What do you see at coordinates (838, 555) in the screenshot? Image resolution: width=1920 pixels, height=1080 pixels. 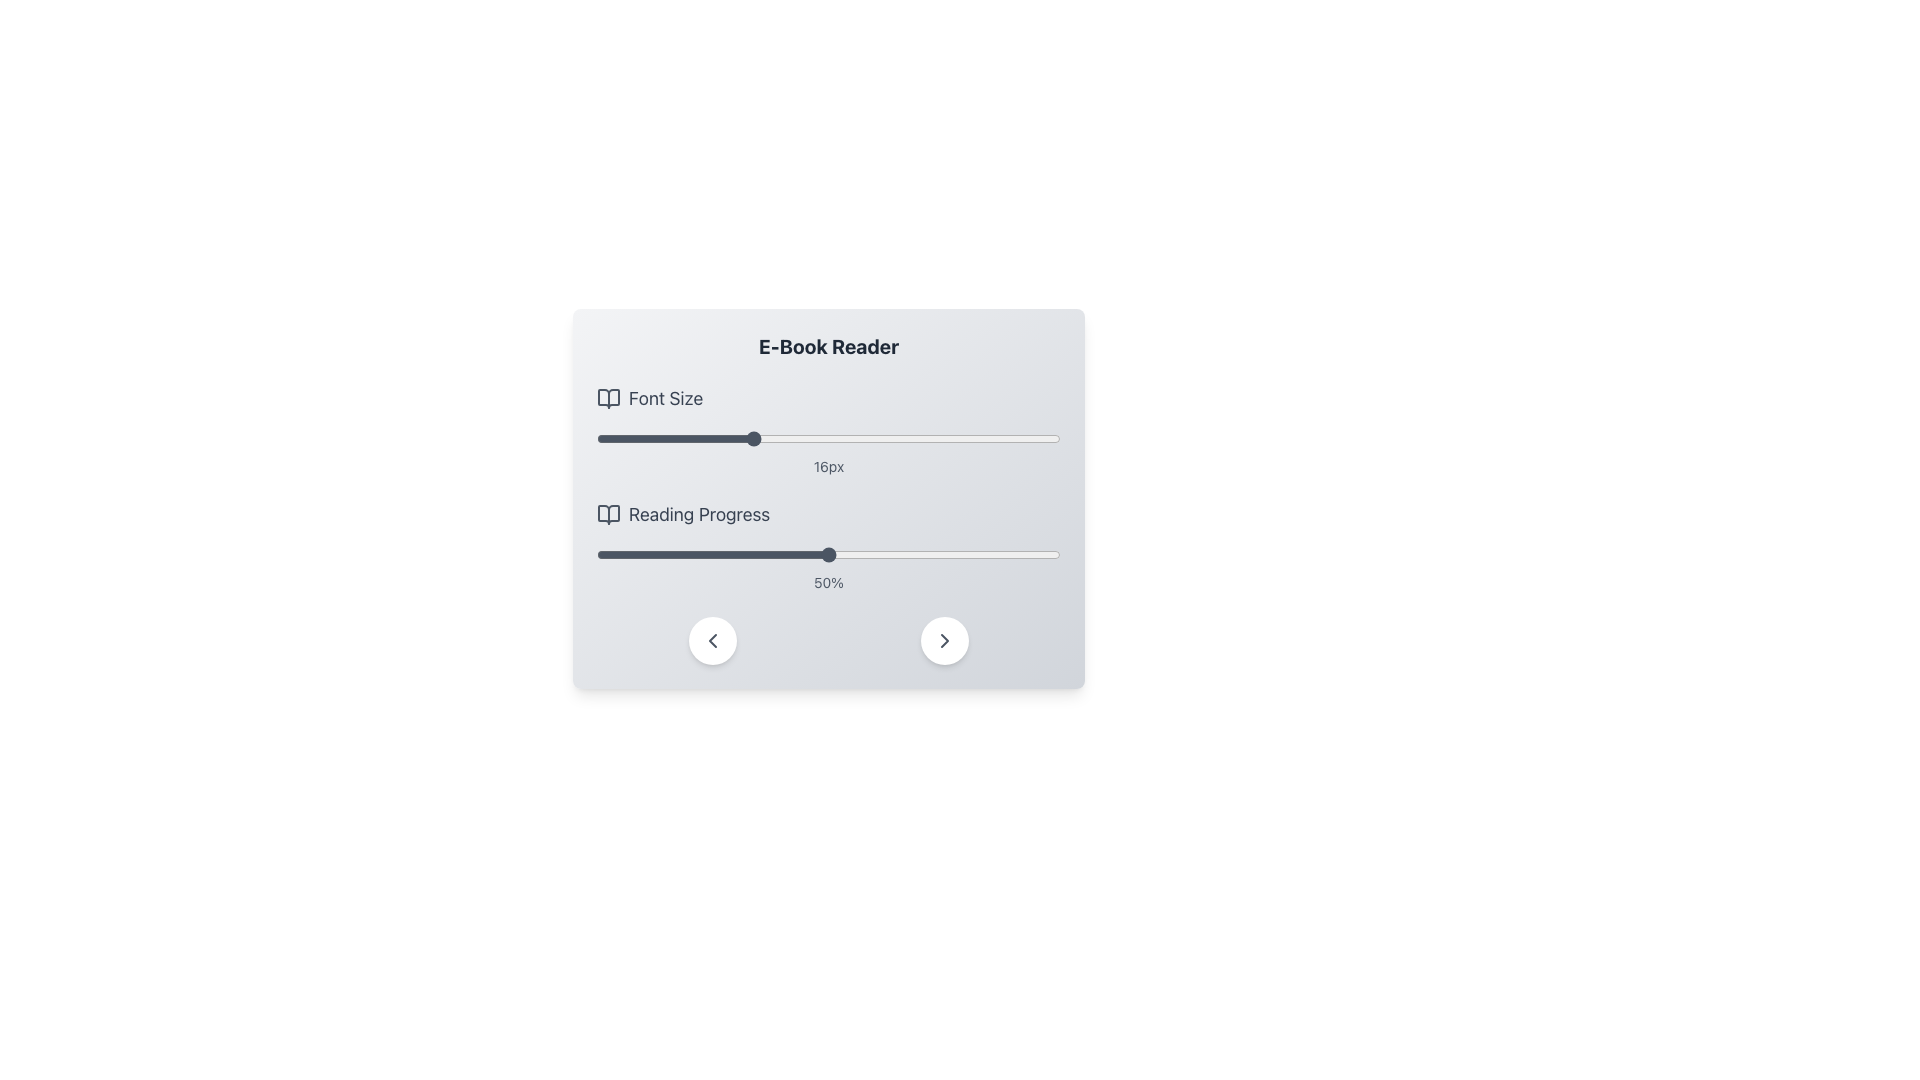 I see `the reading progress` at bounding box center [838, 555].